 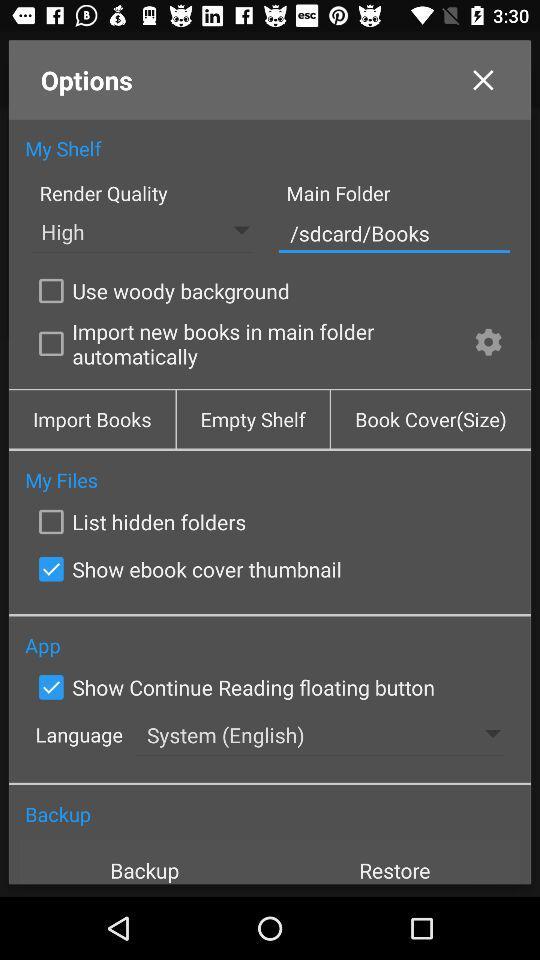 What do you see at coordinates (159, 289) in the screenshot?
I see `app below /sdcard/books app` at bounding box center [159, 289].